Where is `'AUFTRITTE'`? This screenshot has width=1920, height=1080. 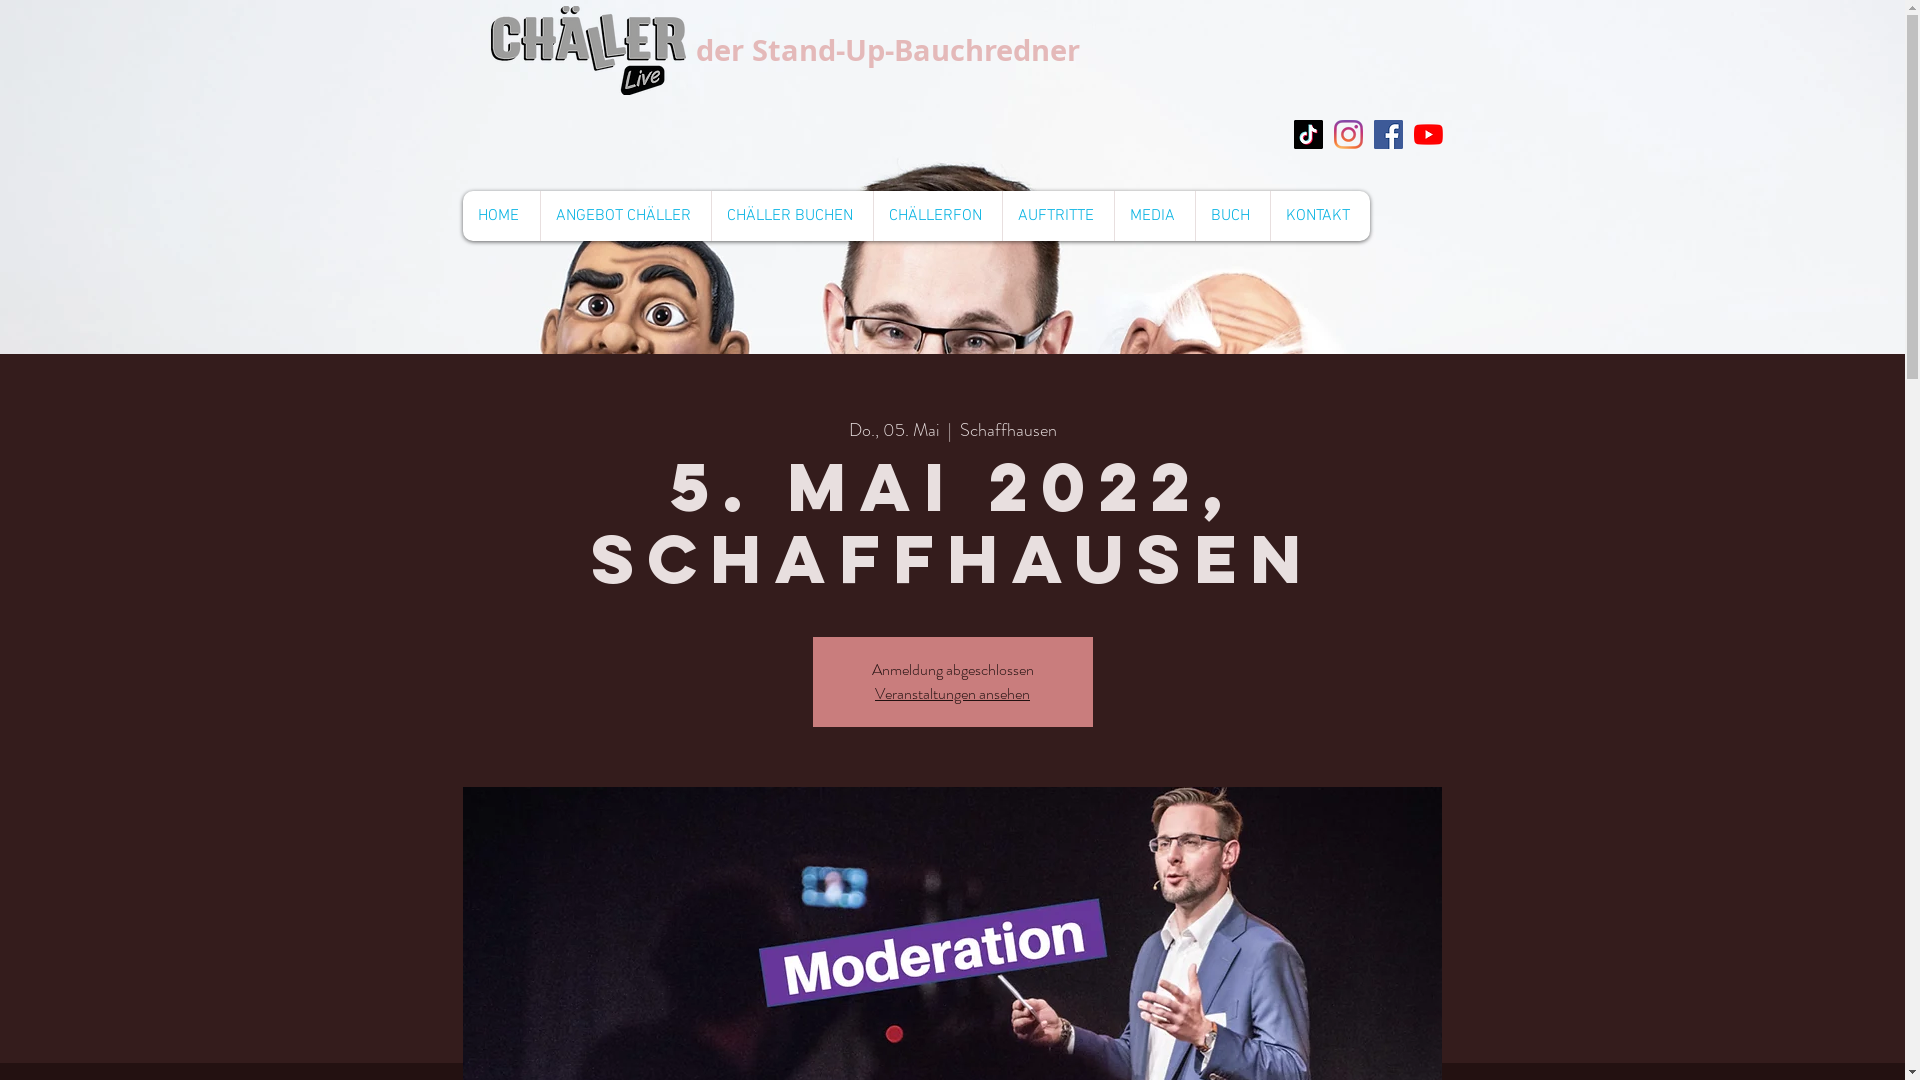
'AUFTRITTE' is located at coordinates (1056, 216).